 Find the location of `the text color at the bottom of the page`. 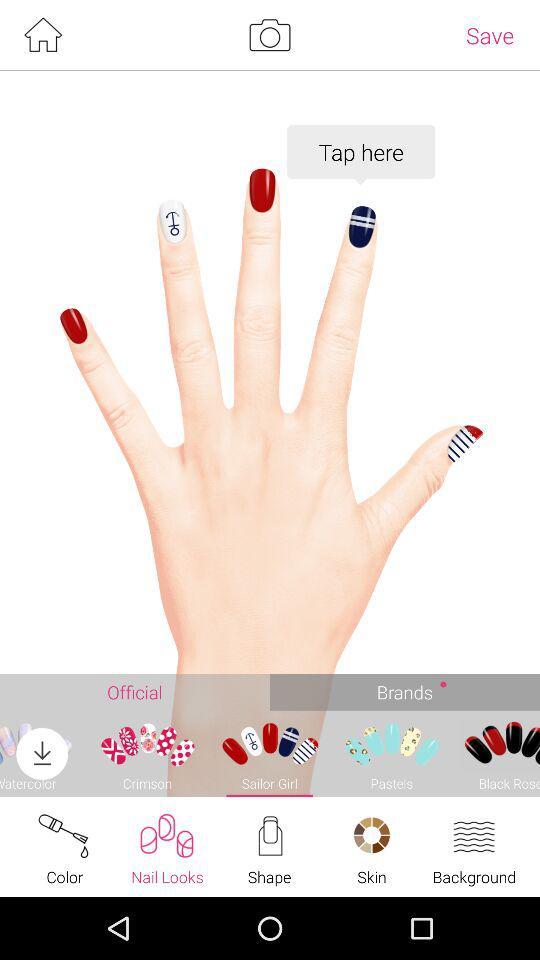

the text color at the bottom of the page is located at coordinates (65, 846).